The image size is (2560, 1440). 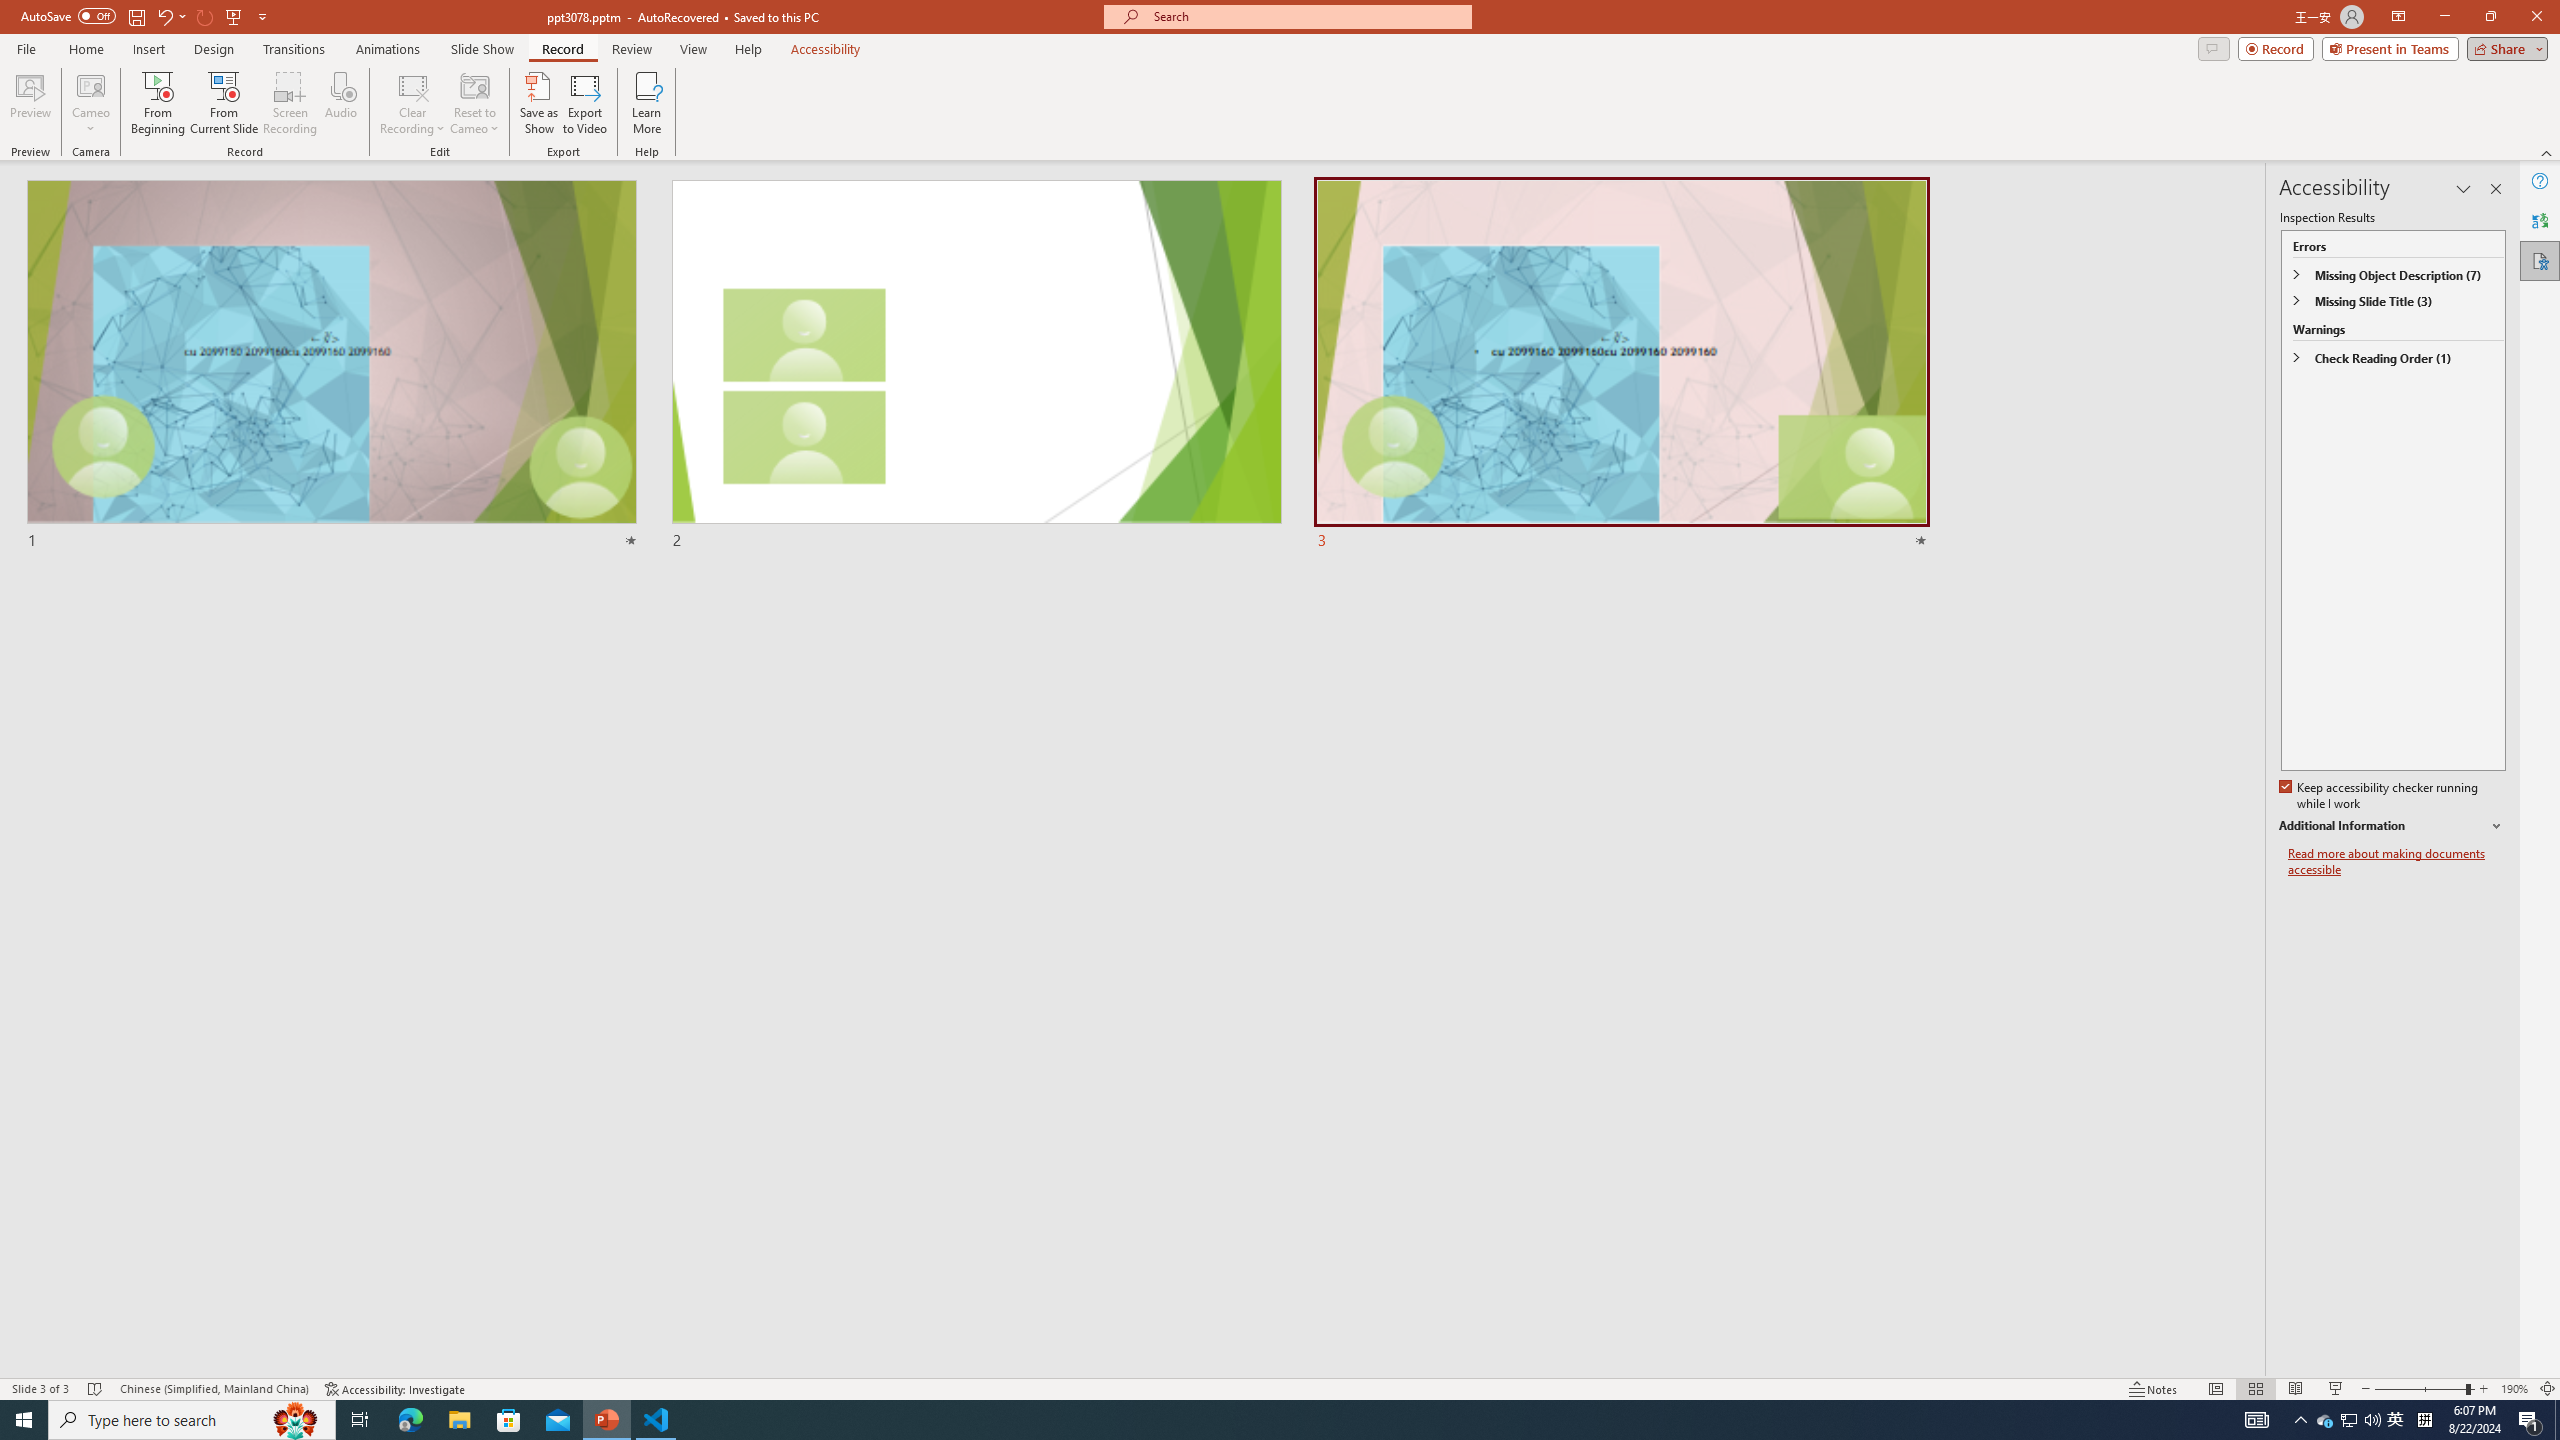 I want to click on 'Additional Information', so click(x=2392, y=826).